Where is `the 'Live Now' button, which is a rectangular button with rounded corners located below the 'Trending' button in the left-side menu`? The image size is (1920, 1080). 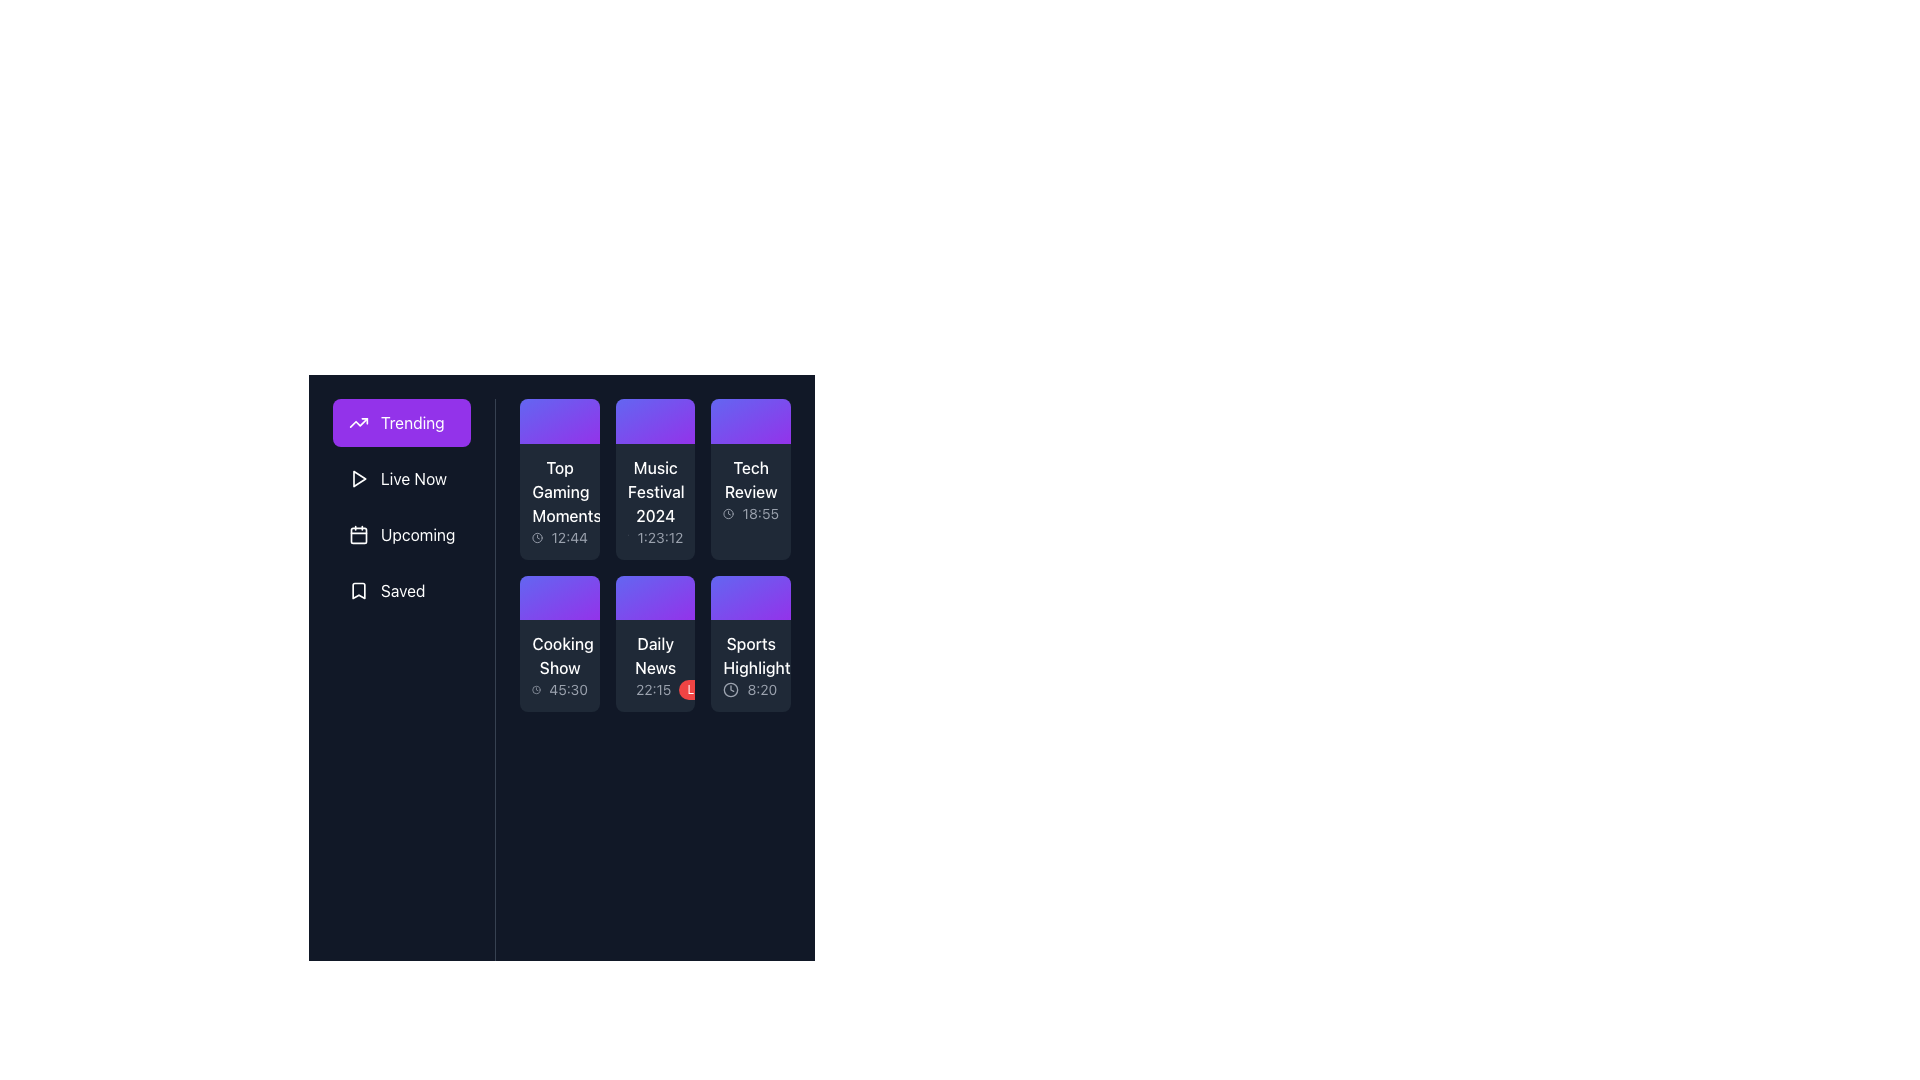 the 'Live Now' button, which is a rectangular button with rounded corners located below the 'Trending' button in the left-side menu is located at coordinates (401, 478).